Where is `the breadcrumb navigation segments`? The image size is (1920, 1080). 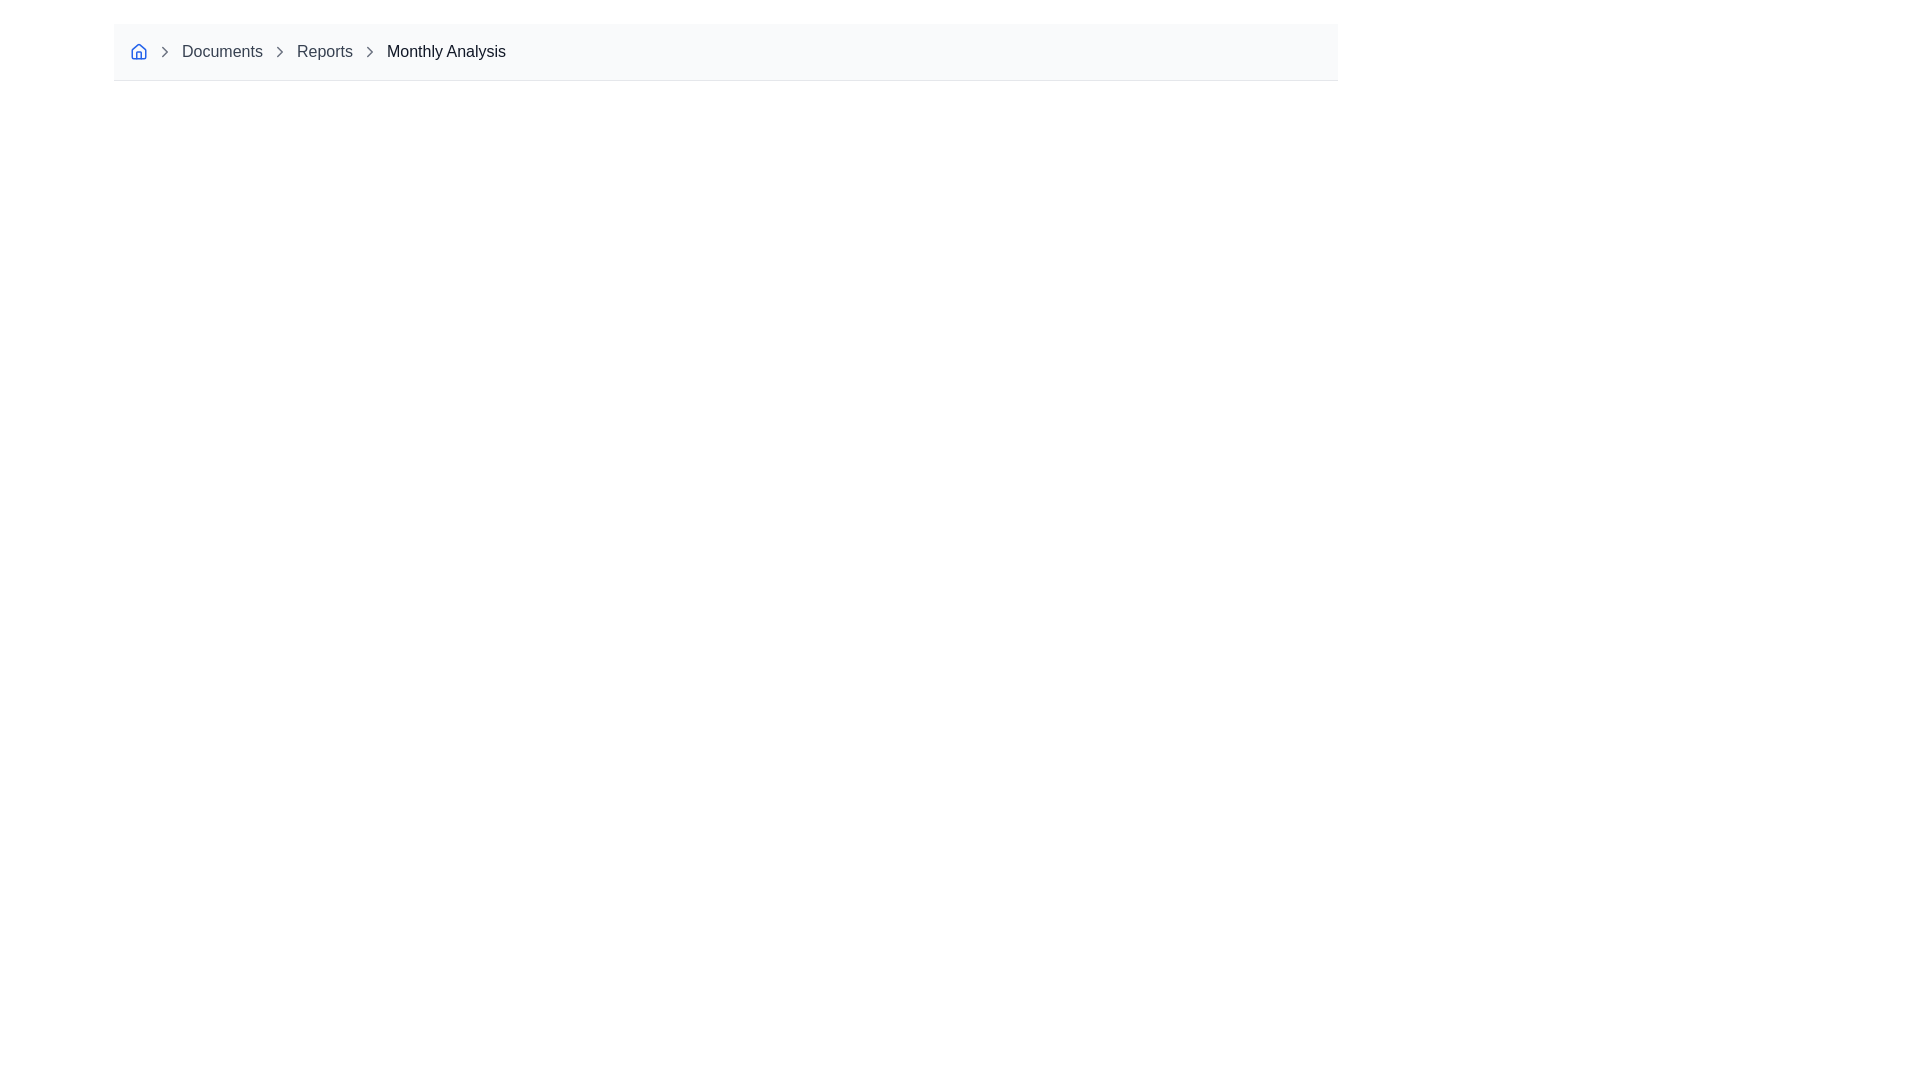 the breadcrumb navigation segments is located at coordinates (724, 50).